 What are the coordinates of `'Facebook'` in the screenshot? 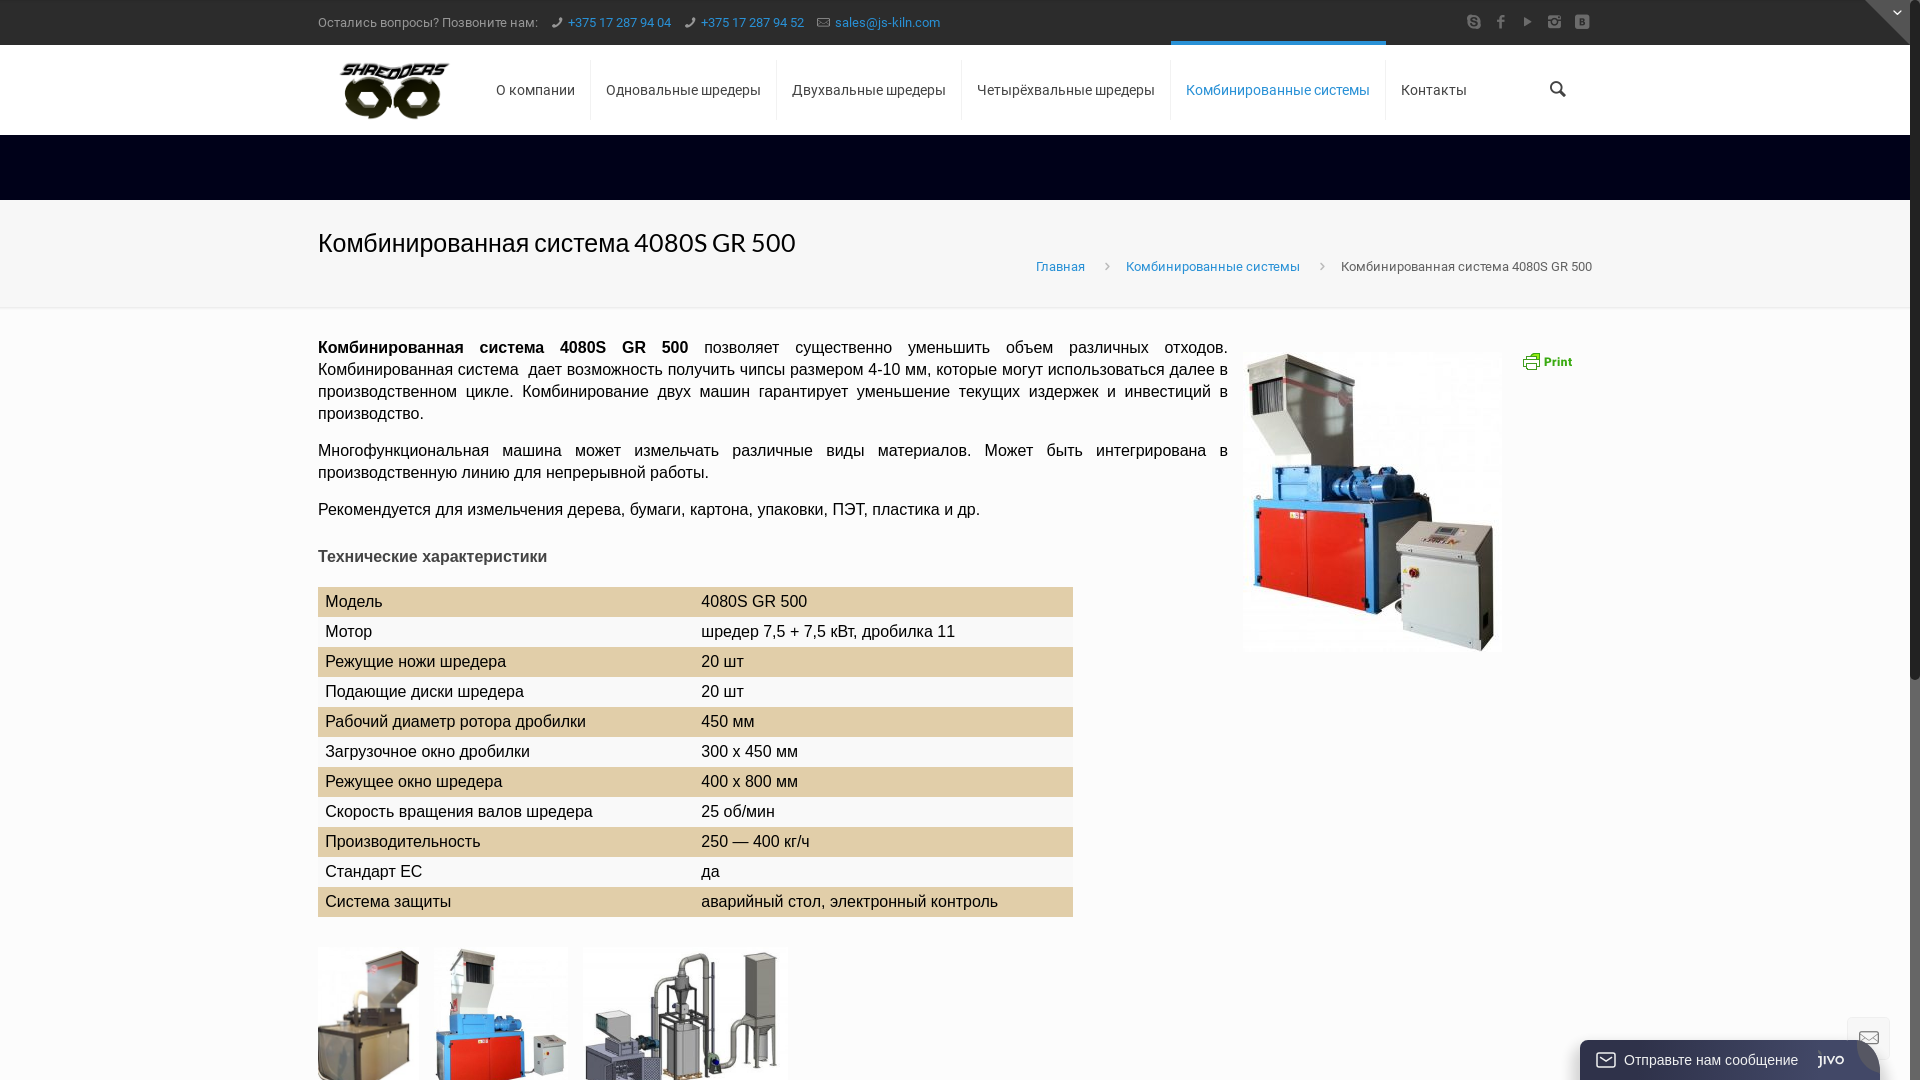 It's located at (1500, 22).